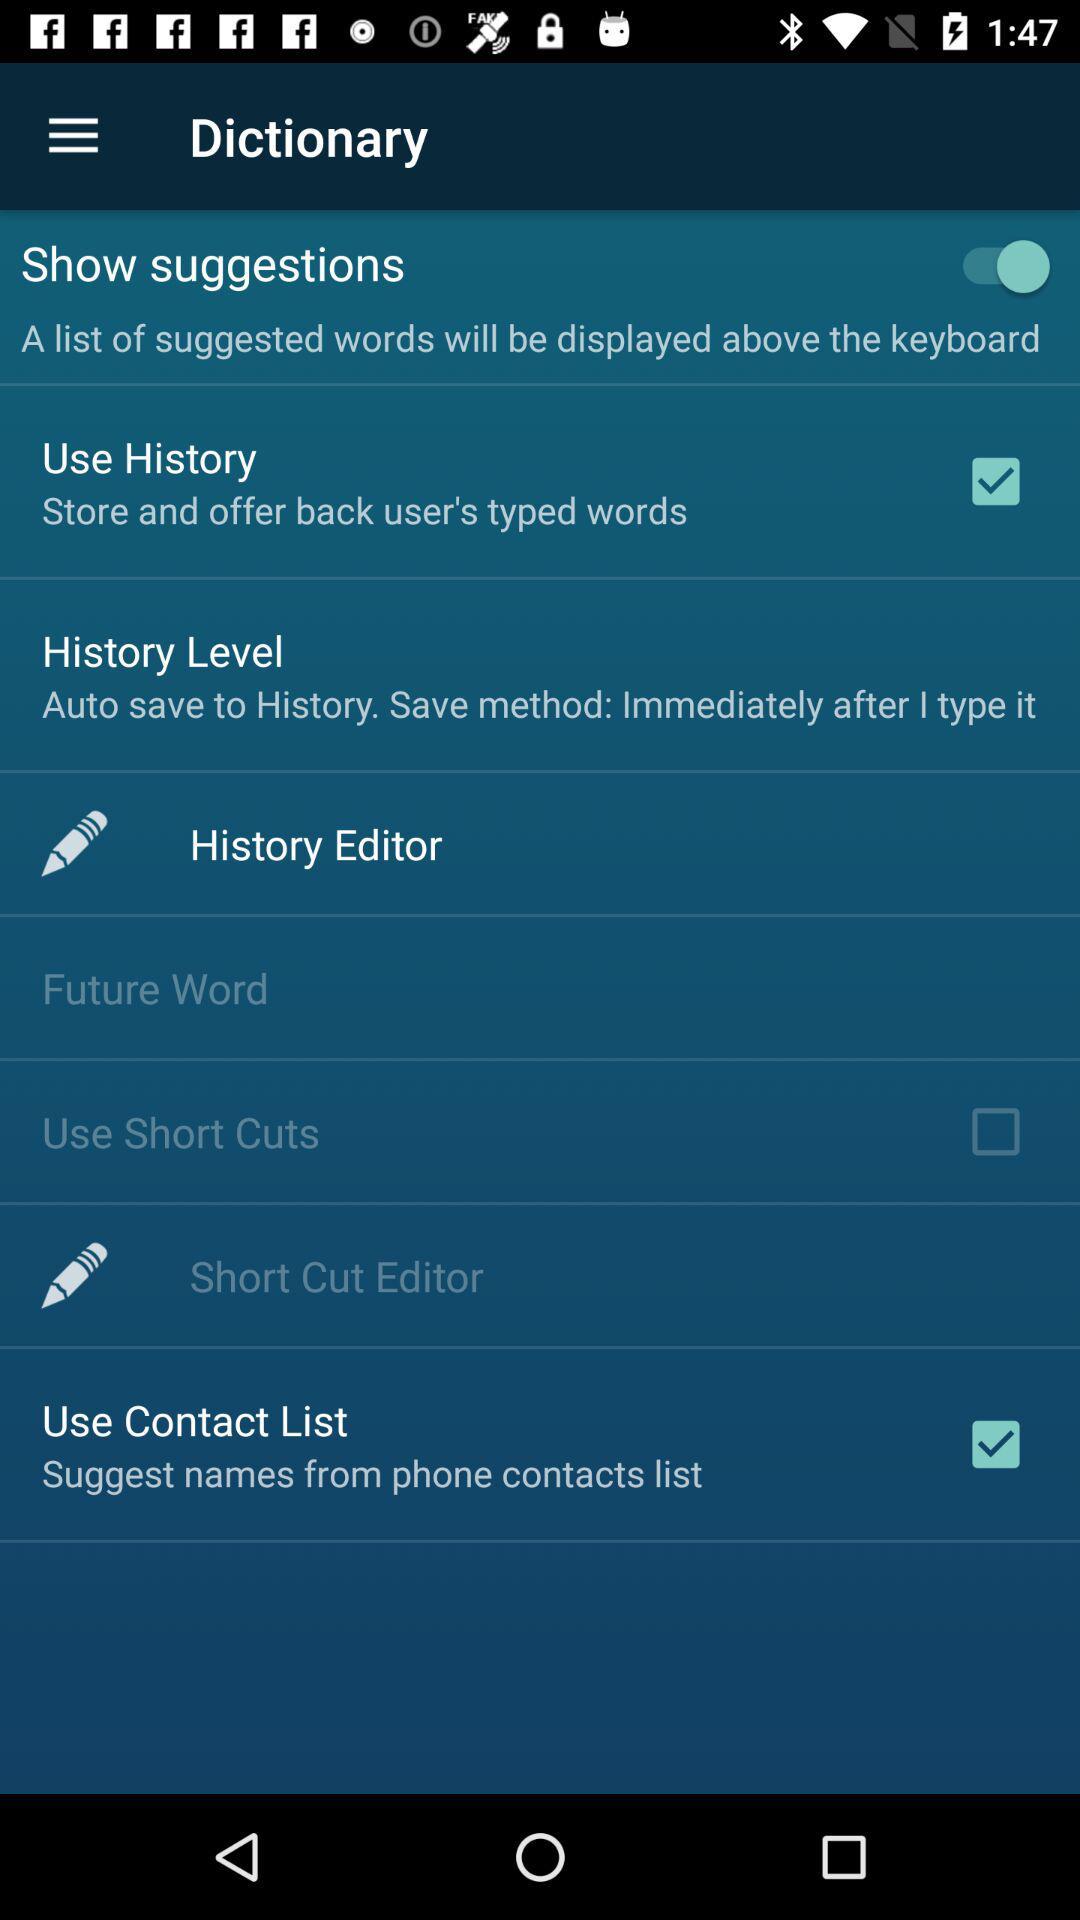 This screenshot has width=1080, height=1920. Describe the element at coordinates (148, 455) in the screenshot. I see `the item above store and offer icon` at that location.